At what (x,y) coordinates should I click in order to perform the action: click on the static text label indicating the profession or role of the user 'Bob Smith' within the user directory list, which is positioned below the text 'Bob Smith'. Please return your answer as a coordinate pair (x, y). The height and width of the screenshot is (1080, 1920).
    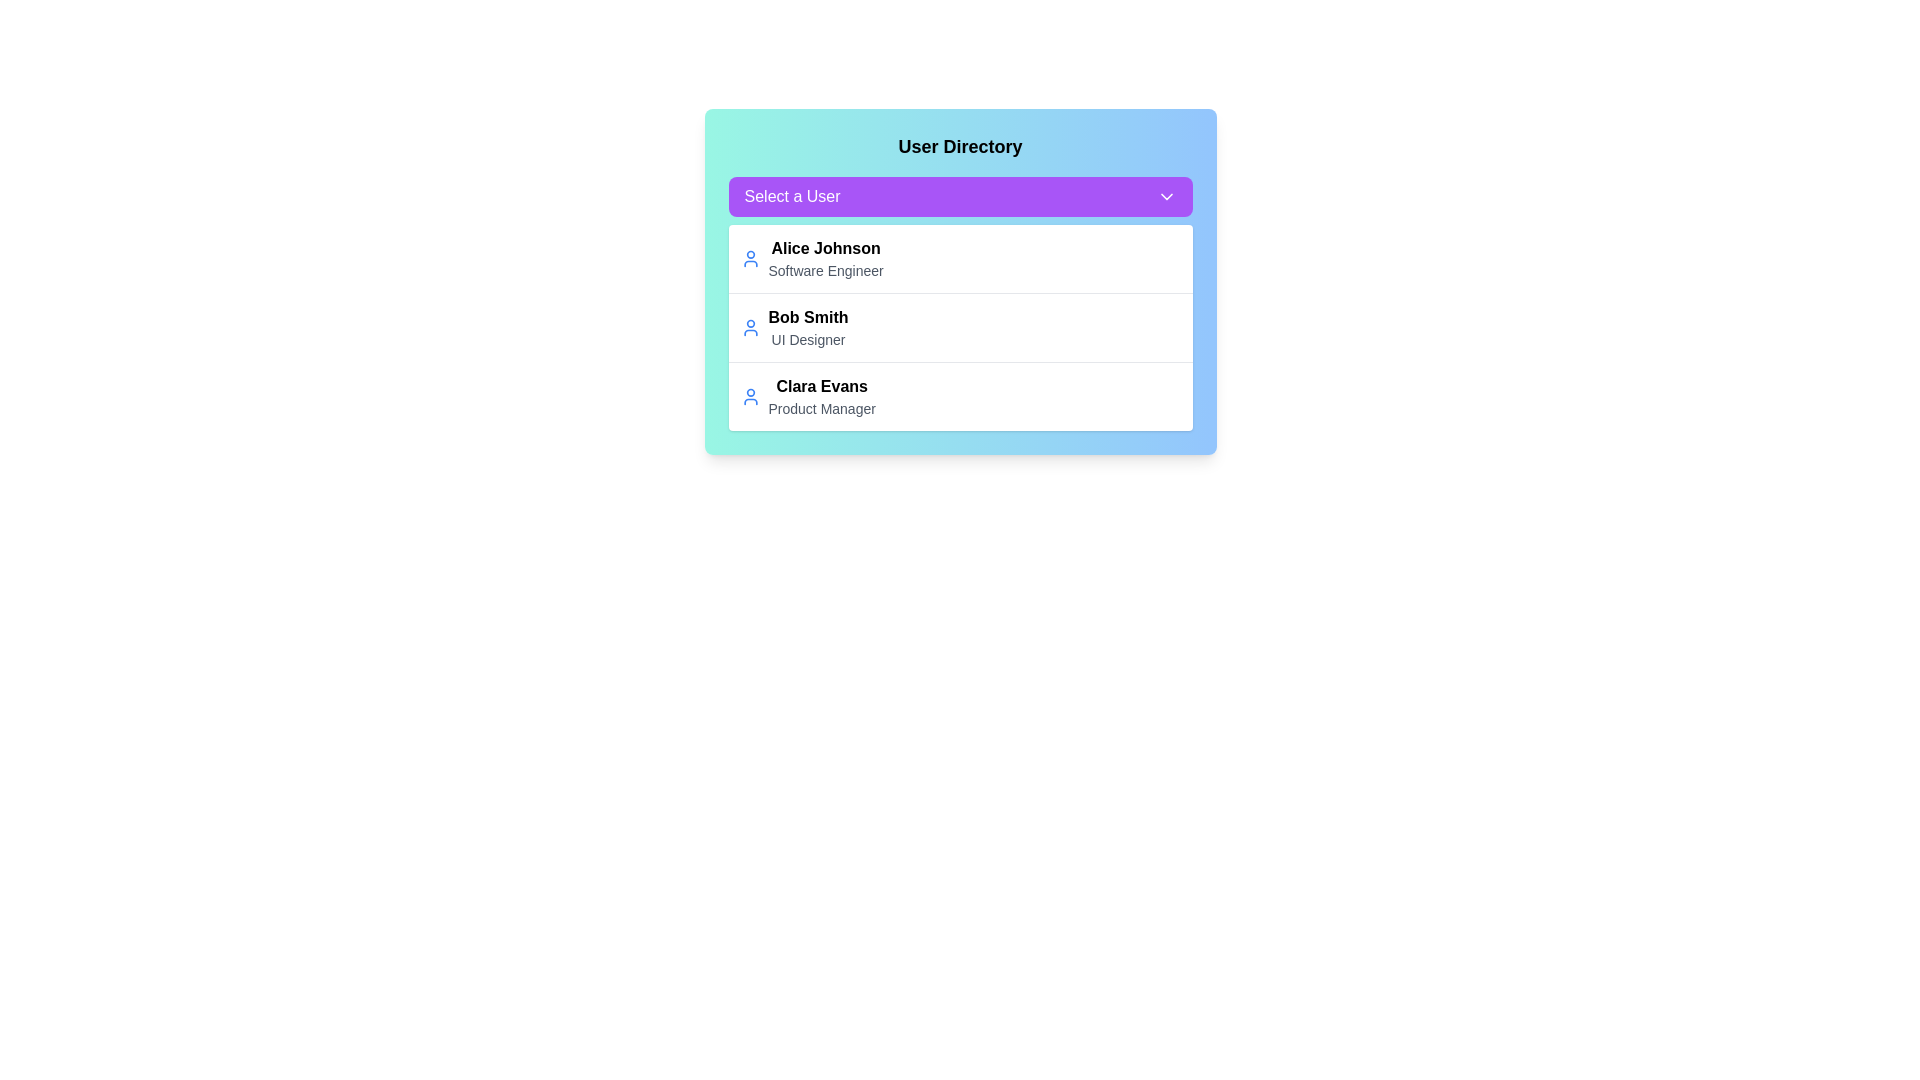
    Looking at the image, I should click on (808, 338).